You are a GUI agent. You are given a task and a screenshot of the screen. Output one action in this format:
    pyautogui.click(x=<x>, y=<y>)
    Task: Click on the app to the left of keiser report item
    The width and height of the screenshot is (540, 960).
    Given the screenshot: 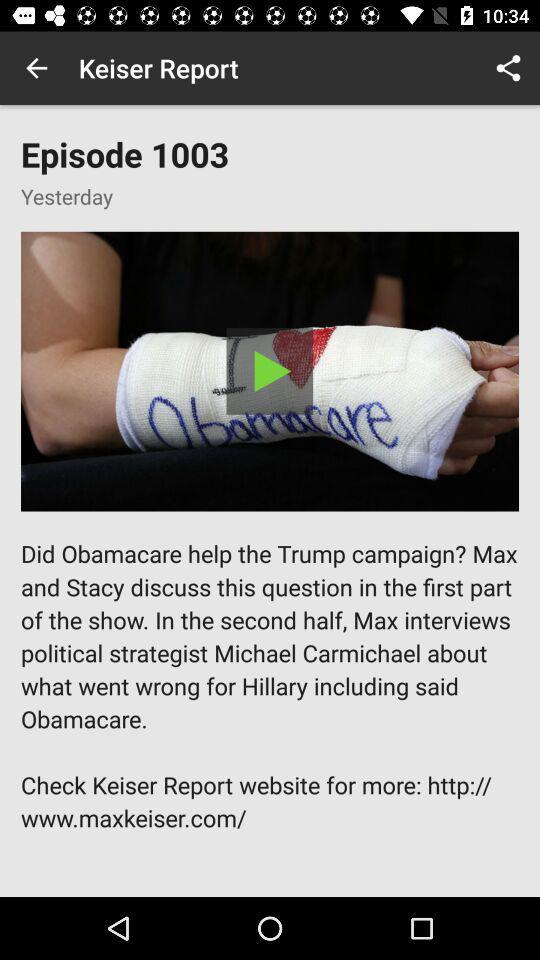 What is the action you would take?
    pyautogui.click(x=36, y=68)
    